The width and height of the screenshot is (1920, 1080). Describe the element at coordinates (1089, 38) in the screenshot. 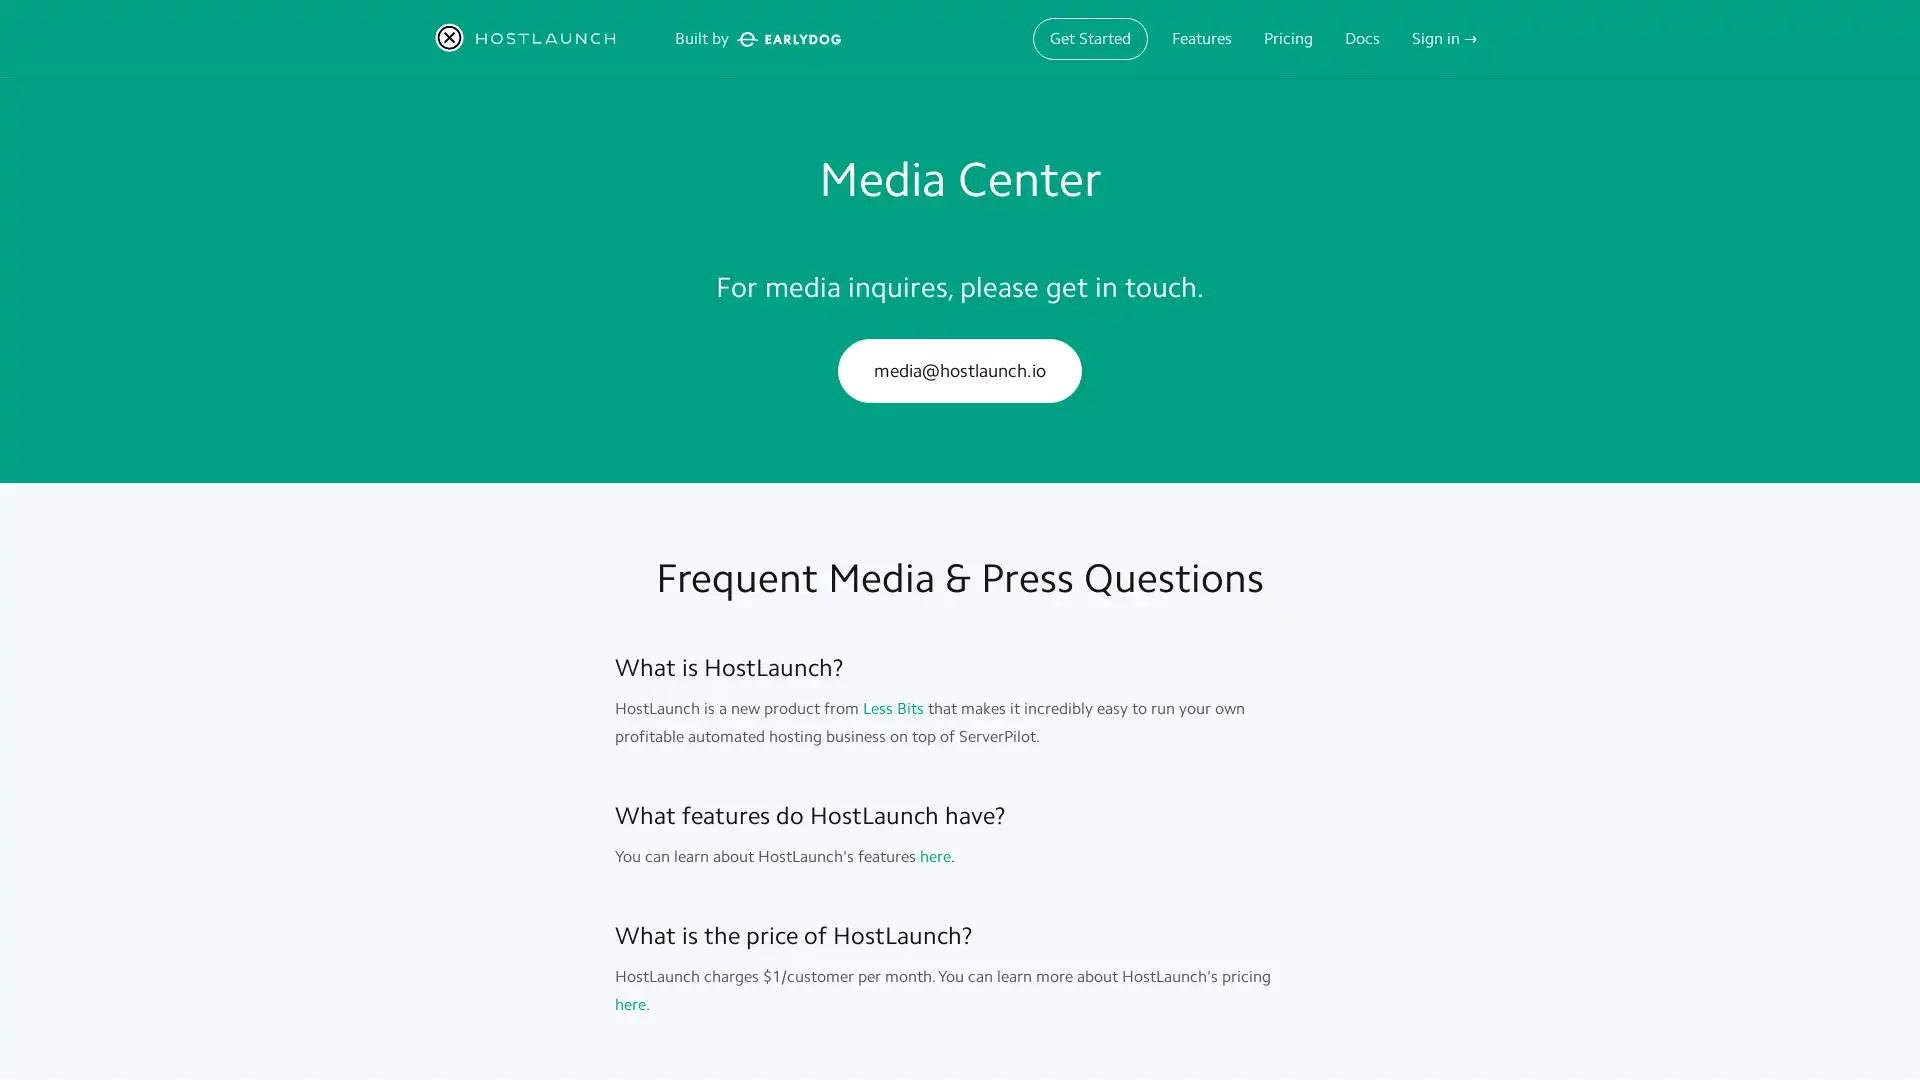

I see `Get Started` at that location.